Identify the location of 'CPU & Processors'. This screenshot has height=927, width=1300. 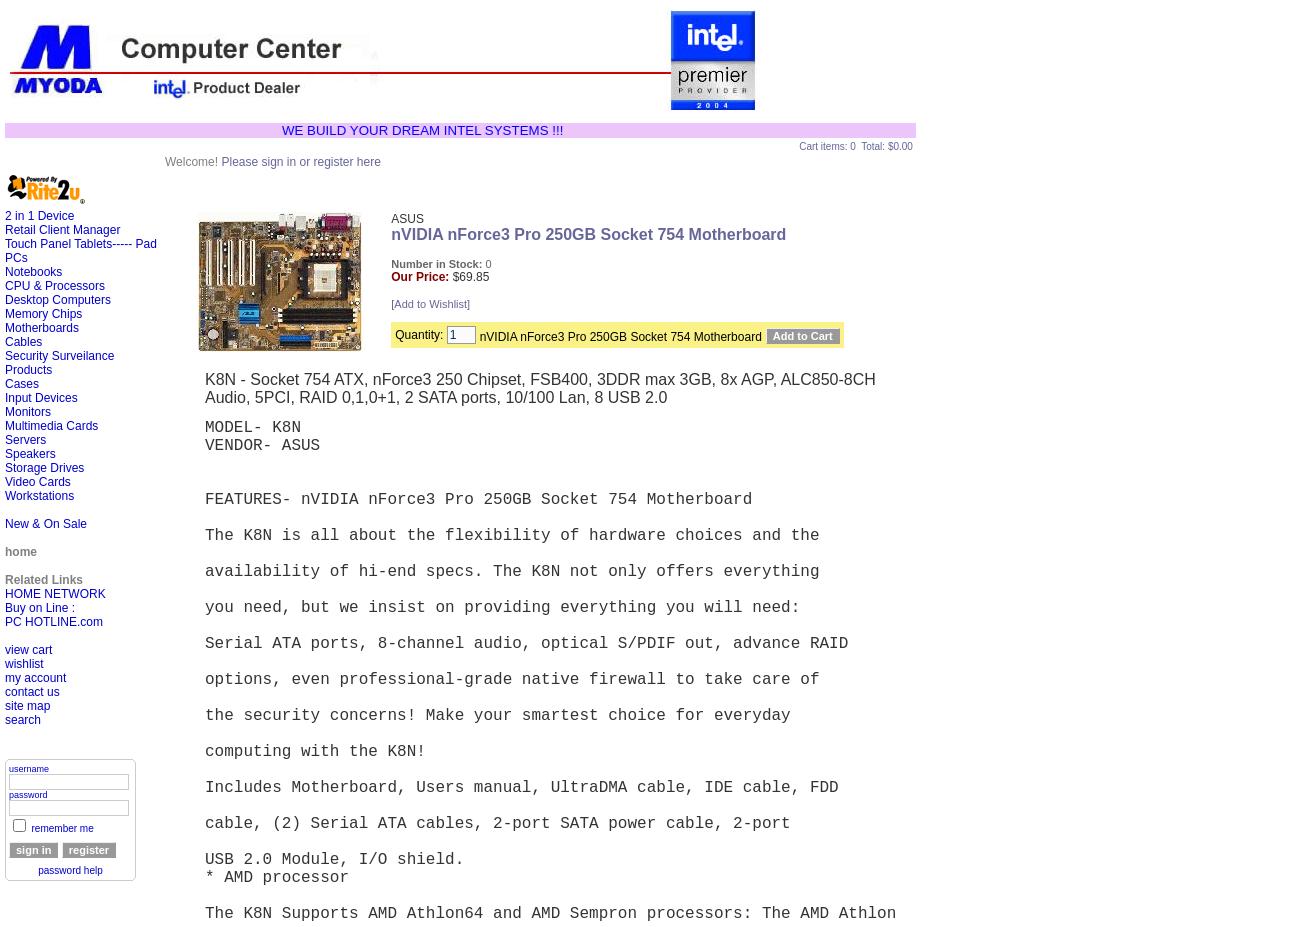
(53, 285).